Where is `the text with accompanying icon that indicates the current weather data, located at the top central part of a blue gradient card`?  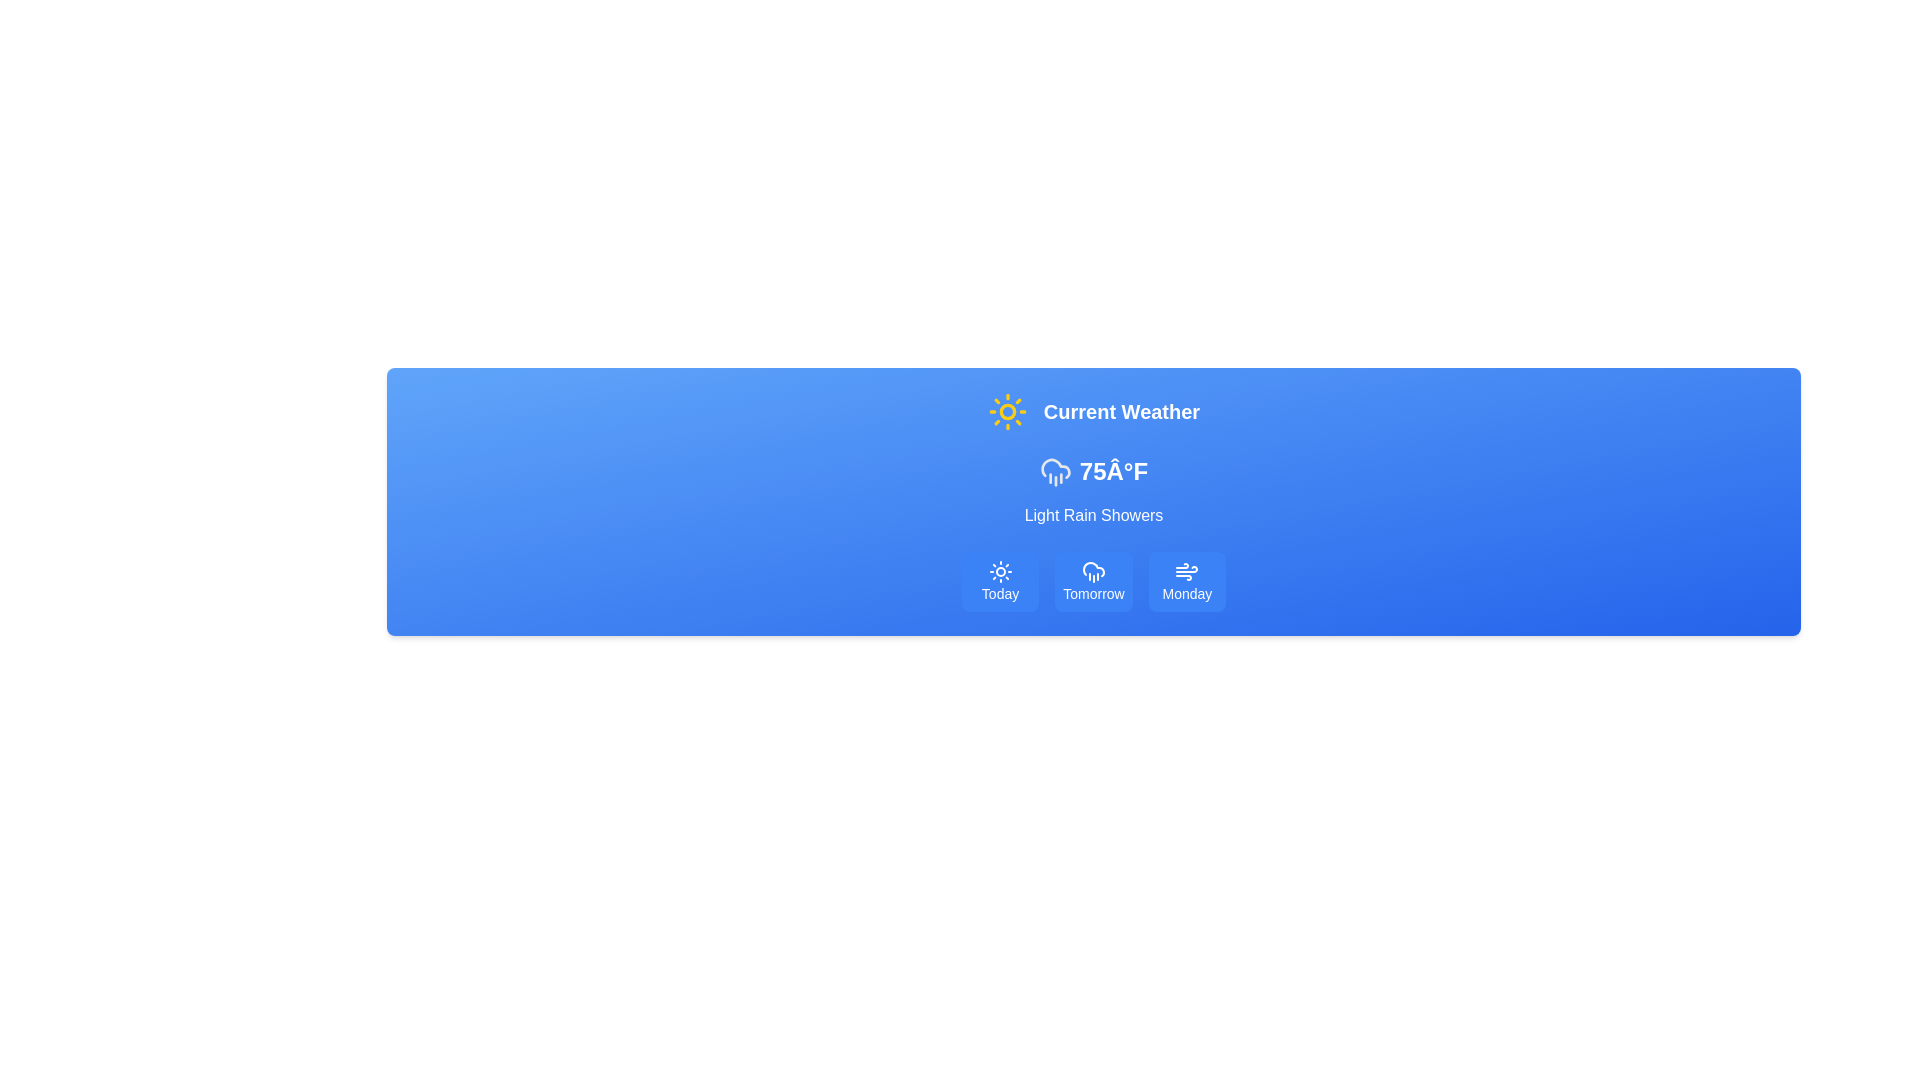
the text with accompanying icon that indicates the current weather data, located at the top central part of a blue gradient card is located at coordinates (1093, 411).